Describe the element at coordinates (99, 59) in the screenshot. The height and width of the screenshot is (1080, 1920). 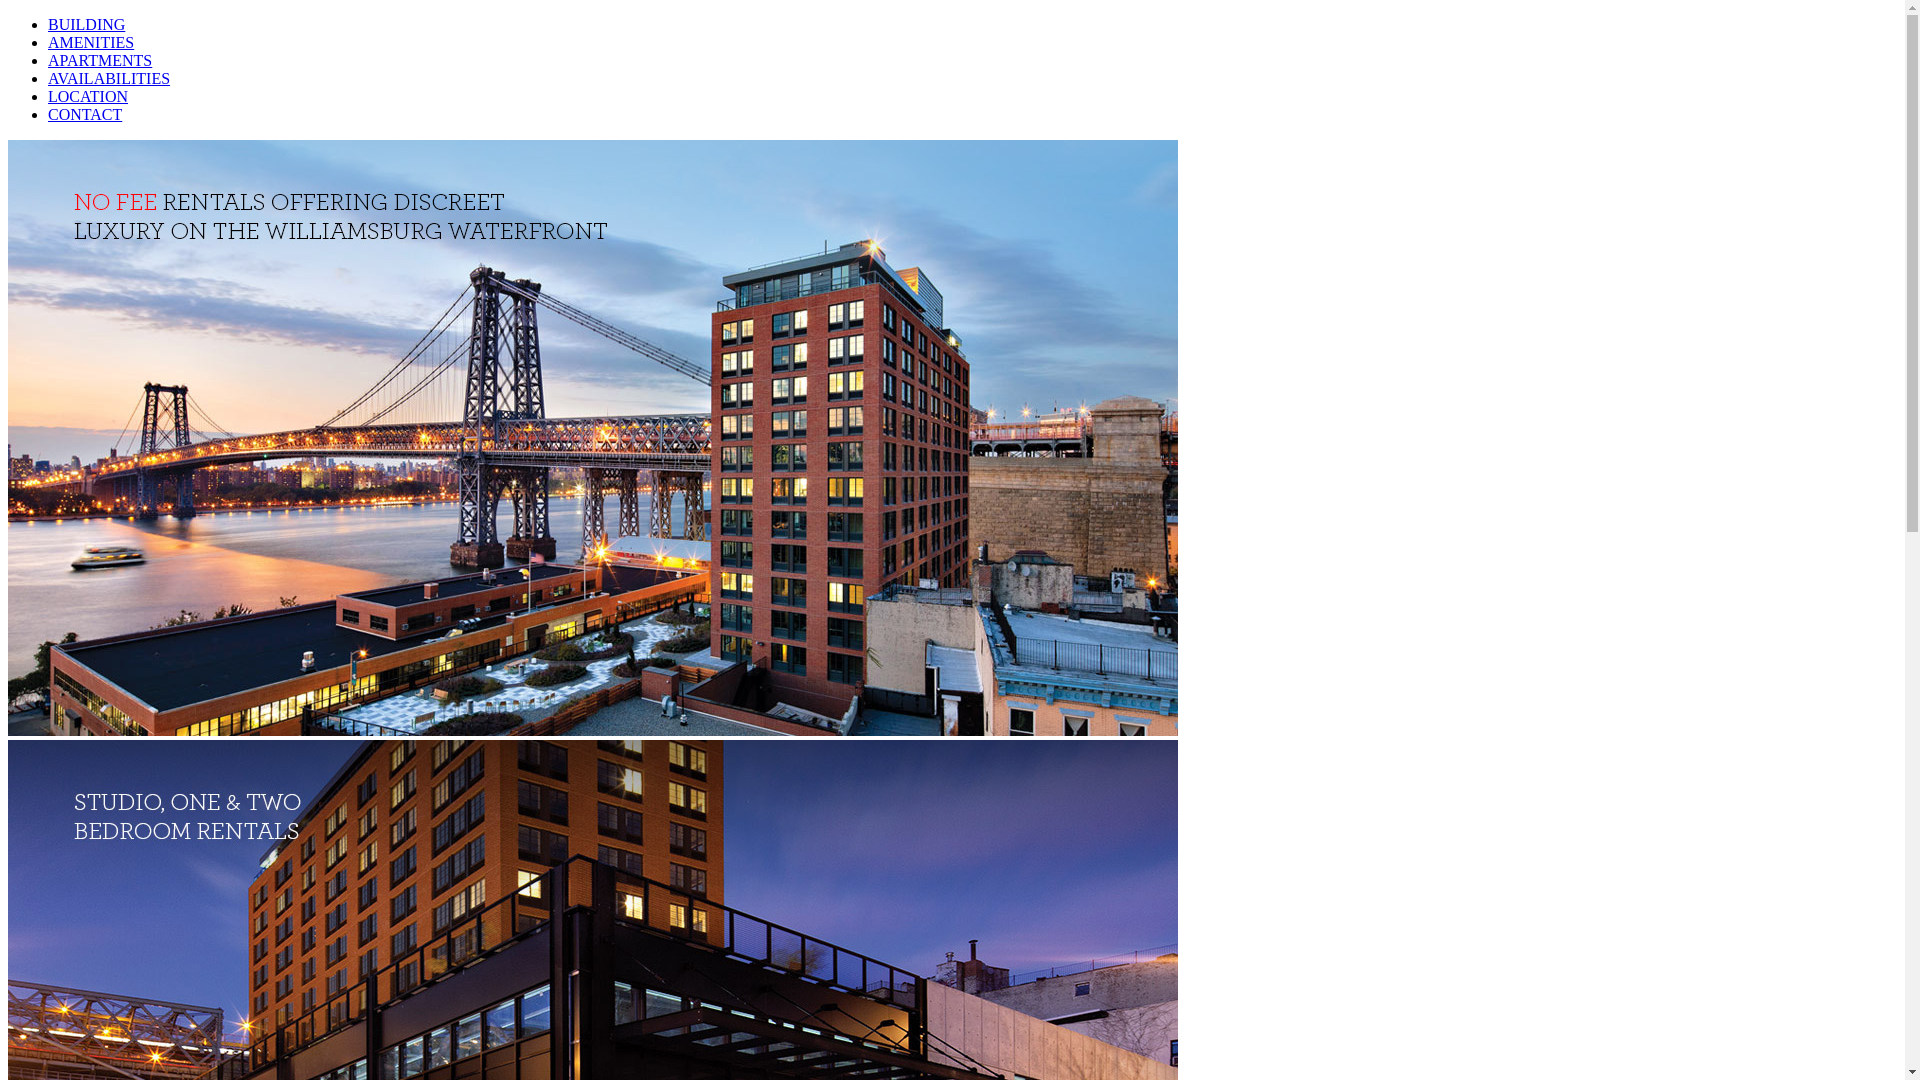
I see `'APARTMENTS'` at that location.